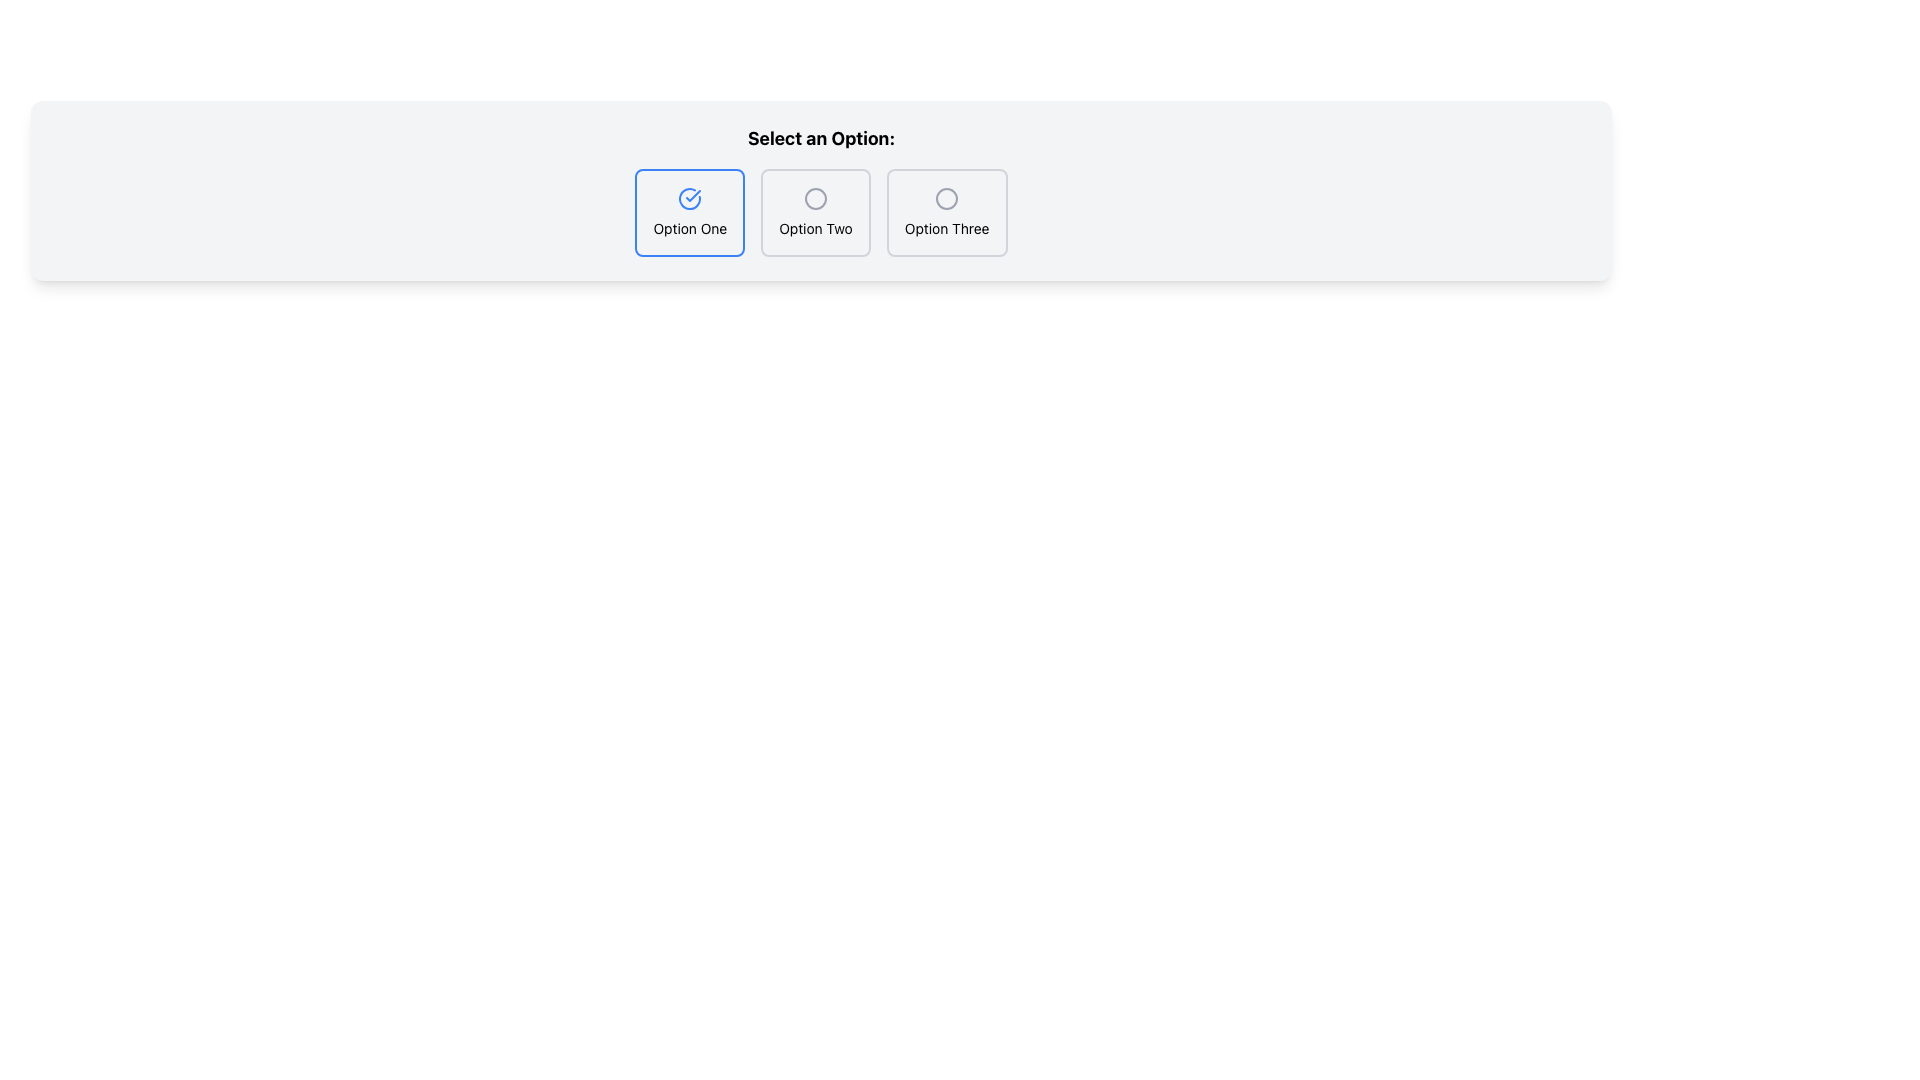  What do you see at coordinates (690, 212) in the screenshot?
I see `the 'Option One' button, which is a rectangular button with rounded corners, a light grey background, a blue border, and features a blue checkmark icon at the top with the text 'Option One' below it` at bounding box center [690, 212].